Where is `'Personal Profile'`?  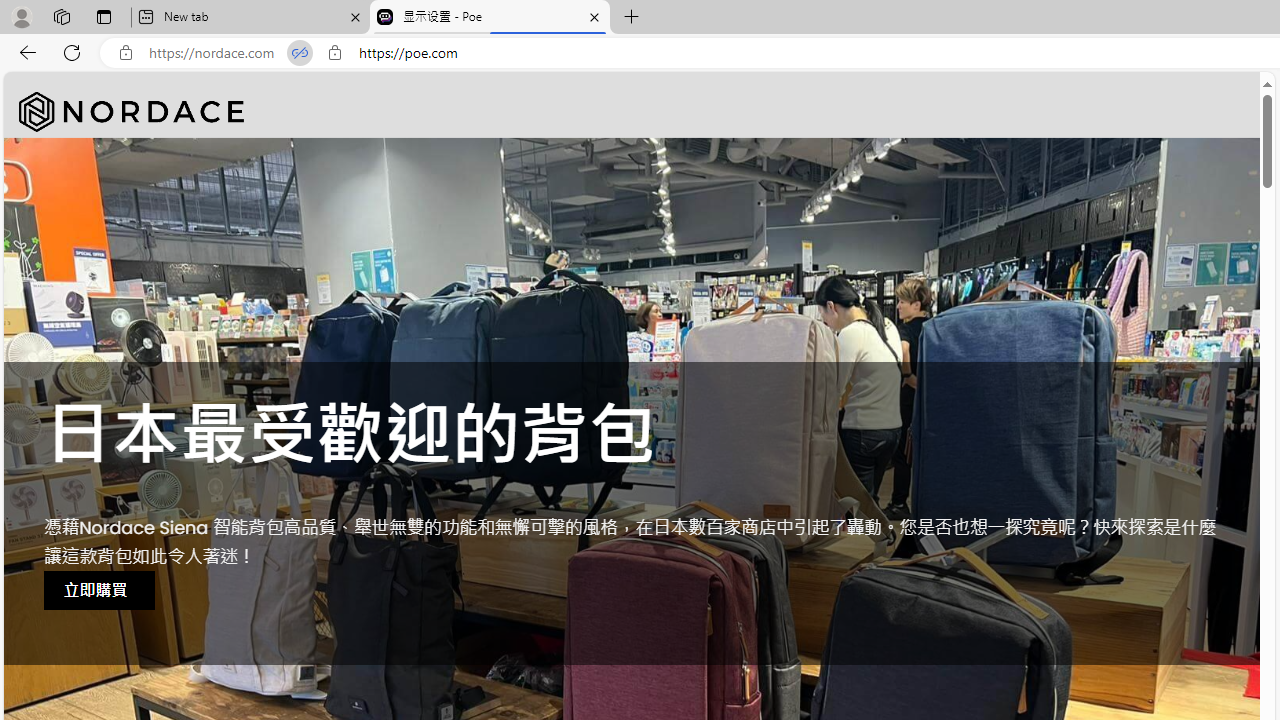
'Personal Profile' is located at coordinates (21, 16).